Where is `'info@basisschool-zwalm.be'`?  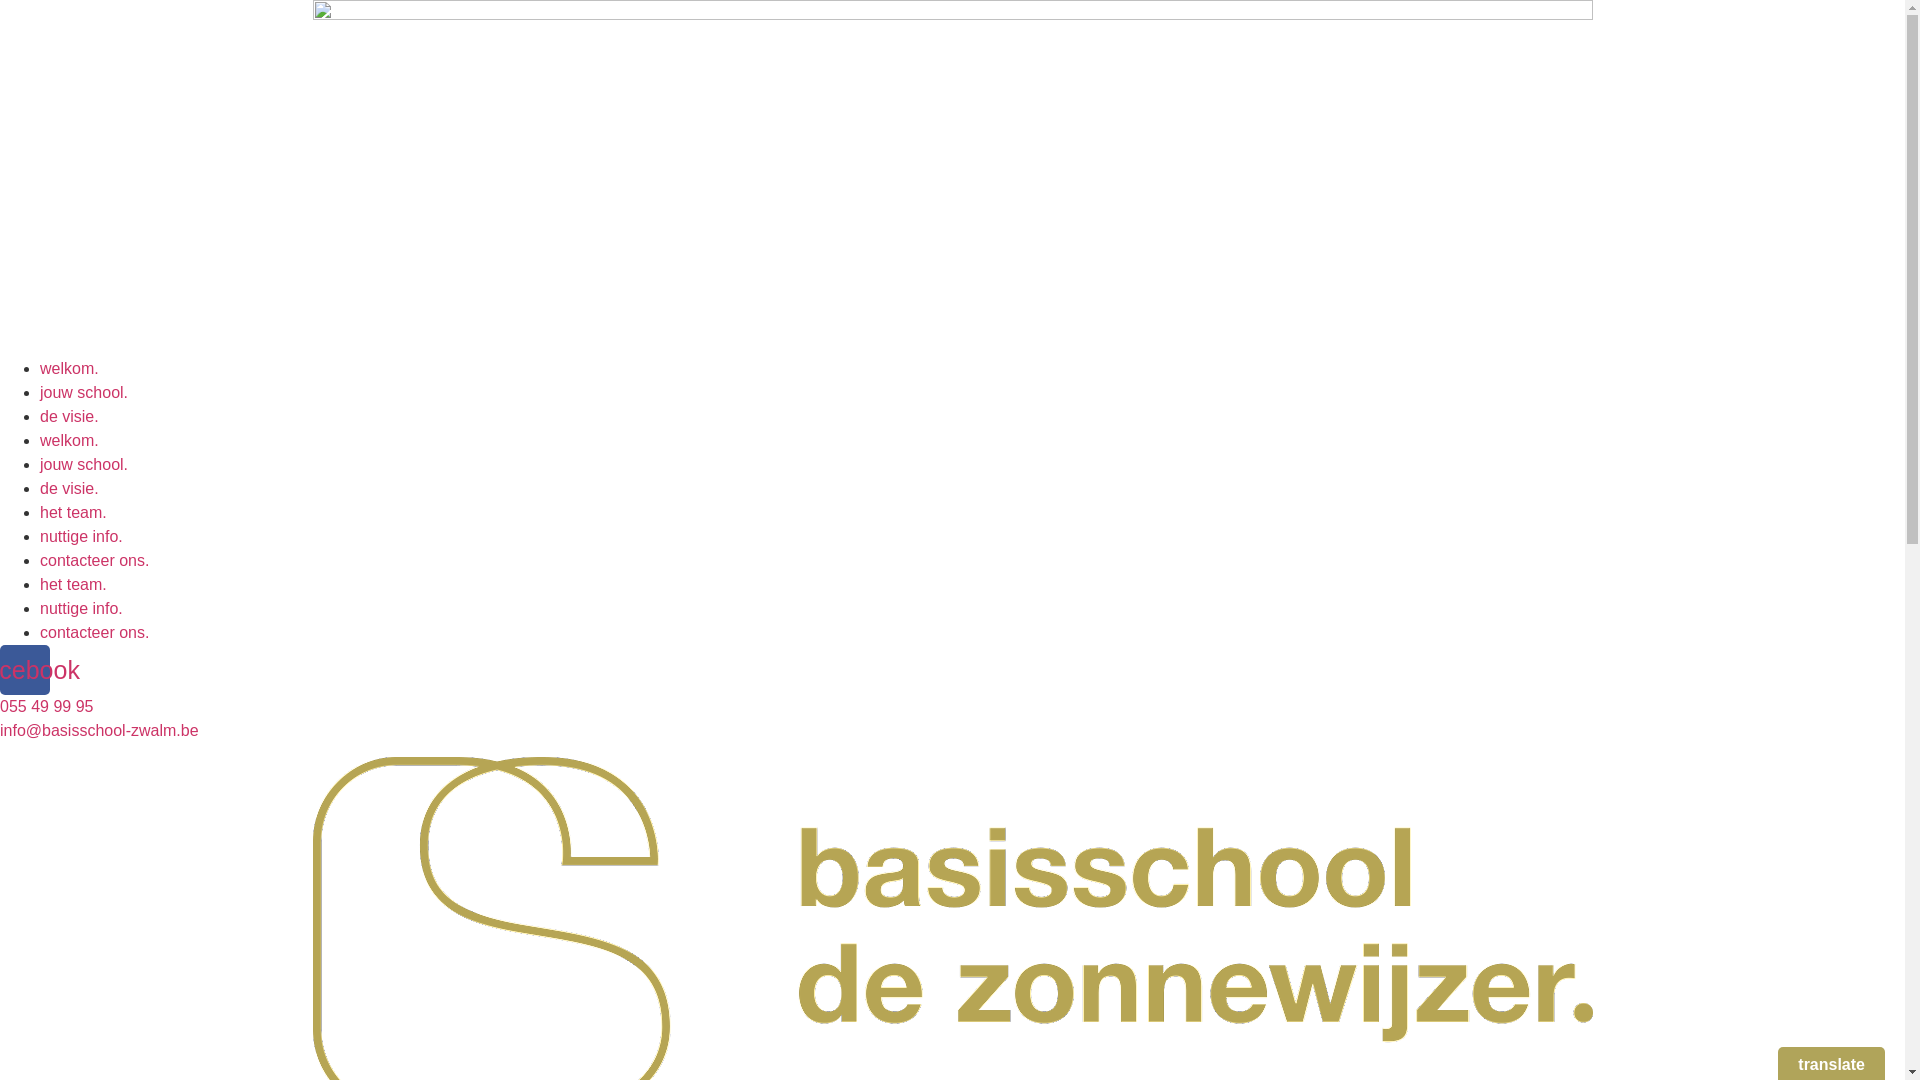
'info@basisschool-zwalm.be' is located at coordinates (0, 730).